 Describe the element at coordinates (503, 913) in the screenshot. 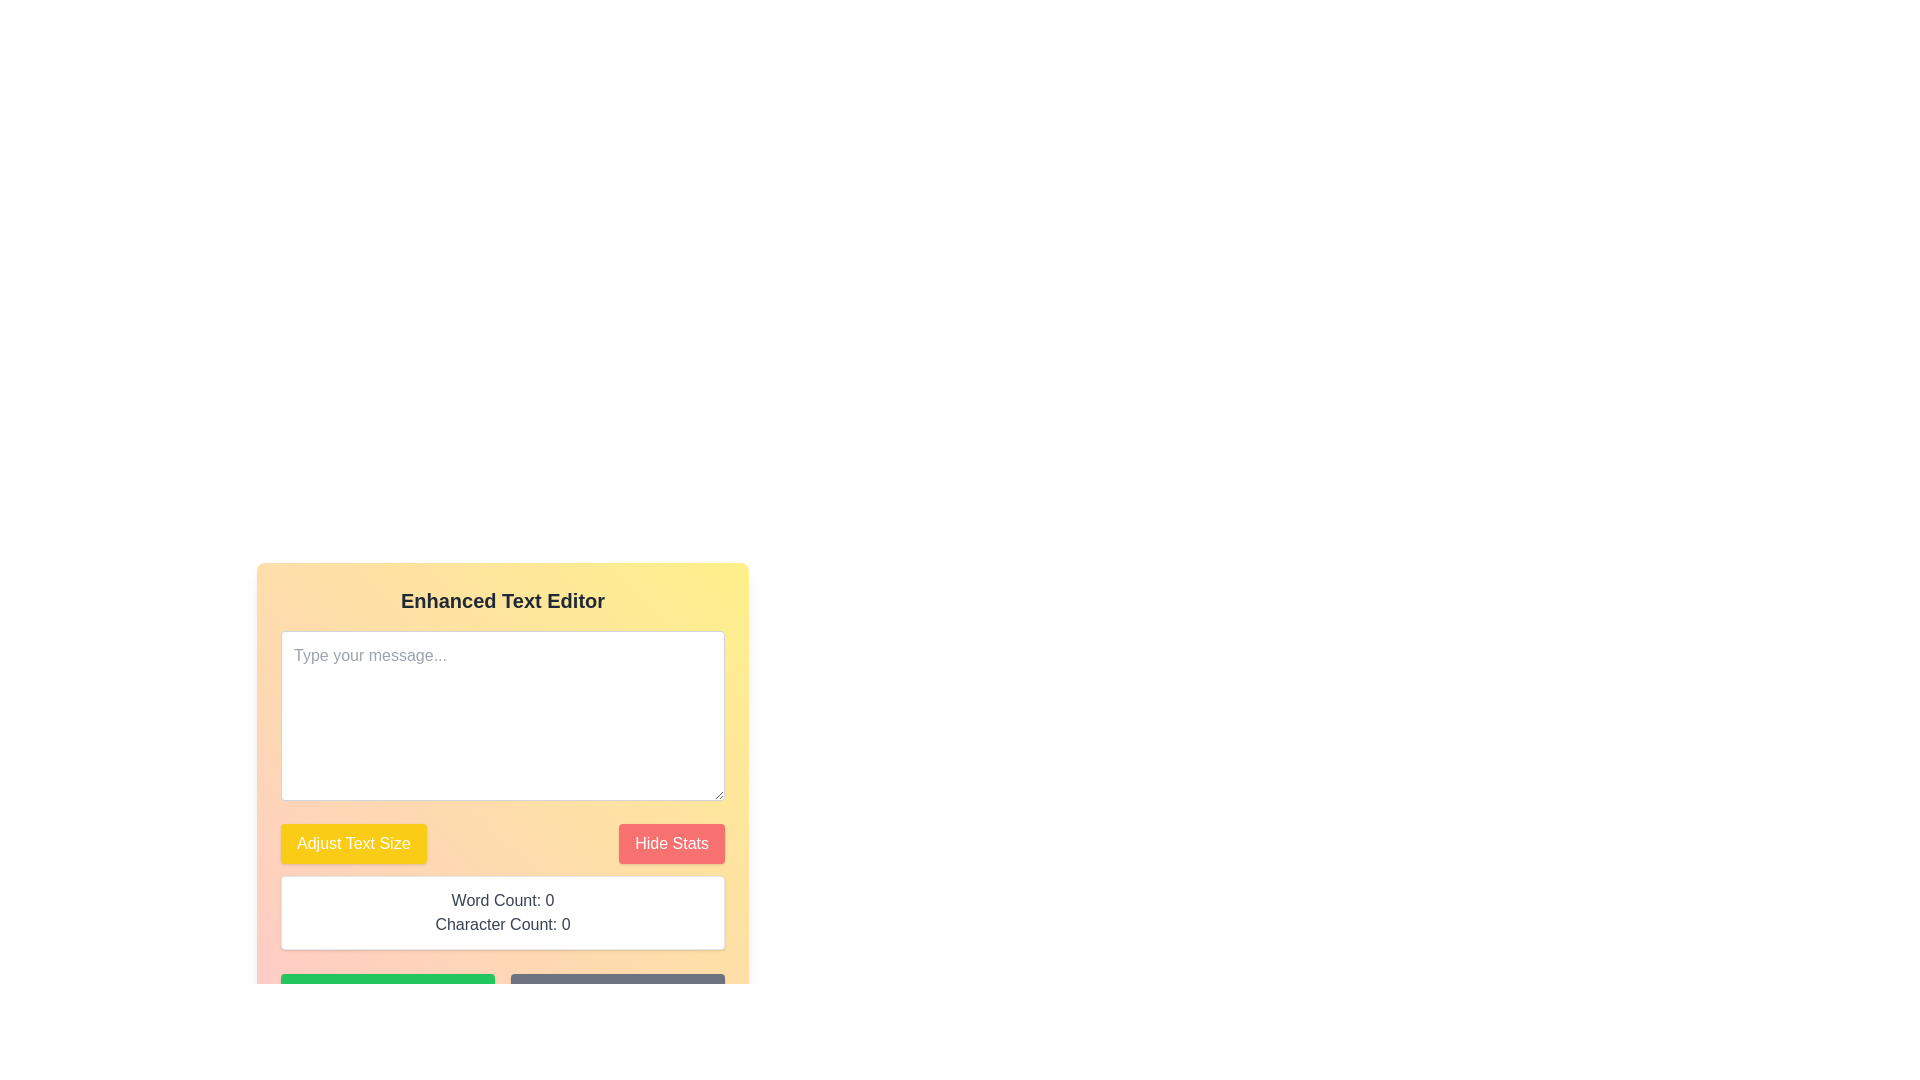

I see `the Text Display Box which shows 'Word Count: 0' and 'Character Count: 0' within the 'Enhanced Text Editor' panel` at that location.